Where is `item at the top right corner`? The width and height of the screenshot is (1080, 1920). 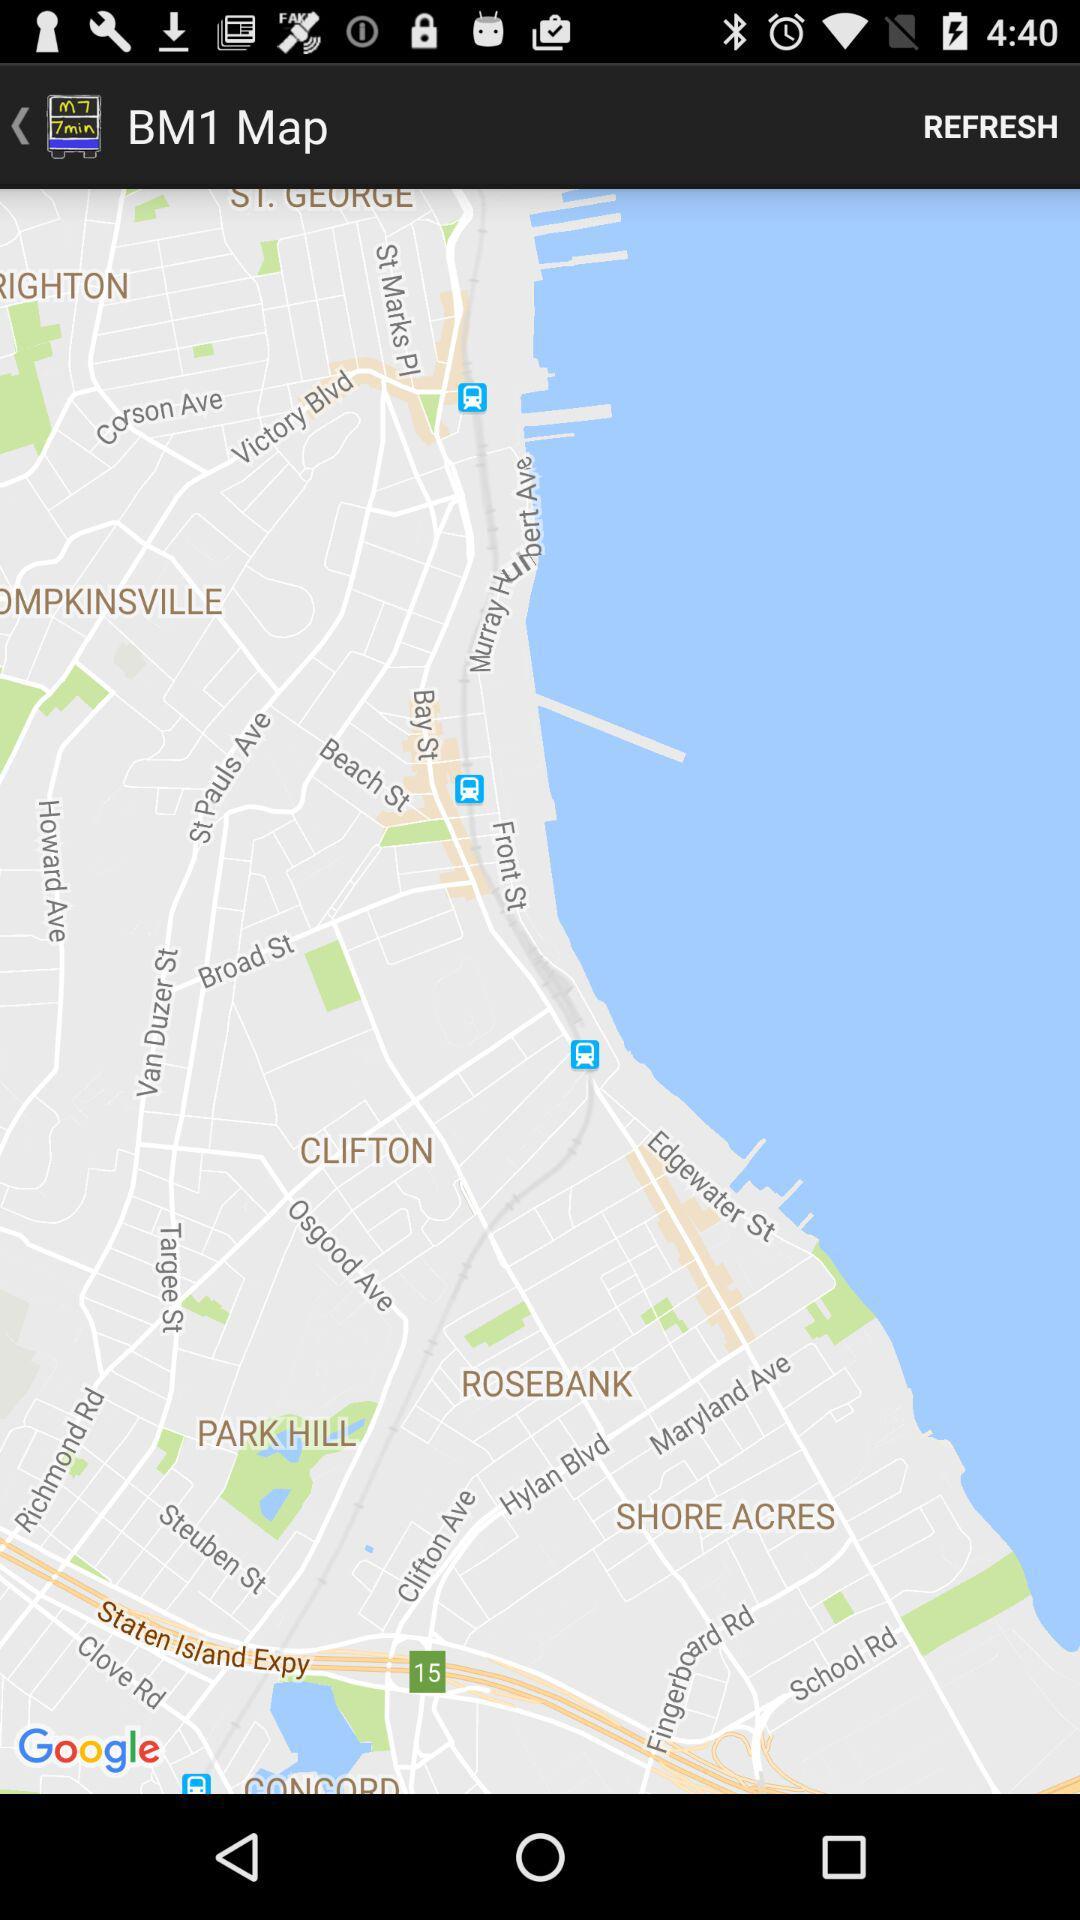
item at the top right corner is located at coordinates (991, 124).